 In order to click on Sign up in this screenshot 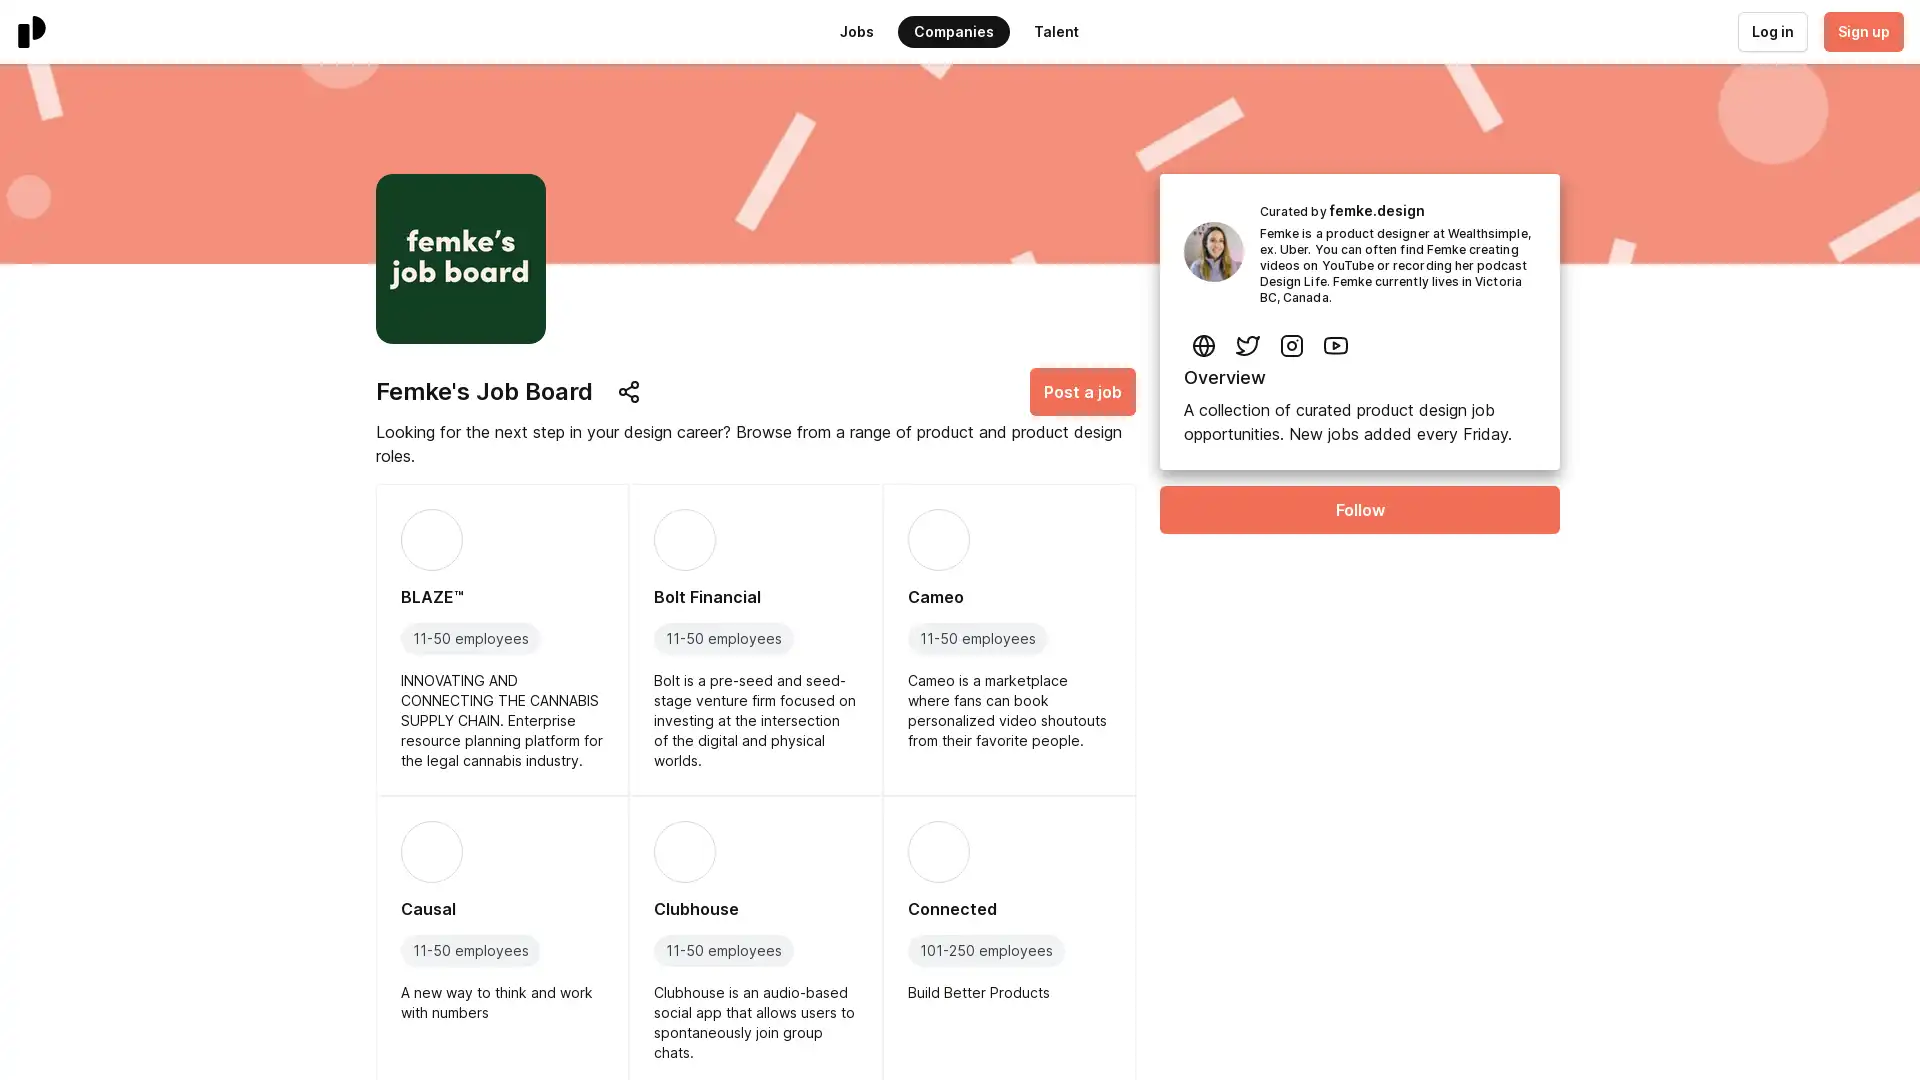, I will do `click(1861, 31)`.